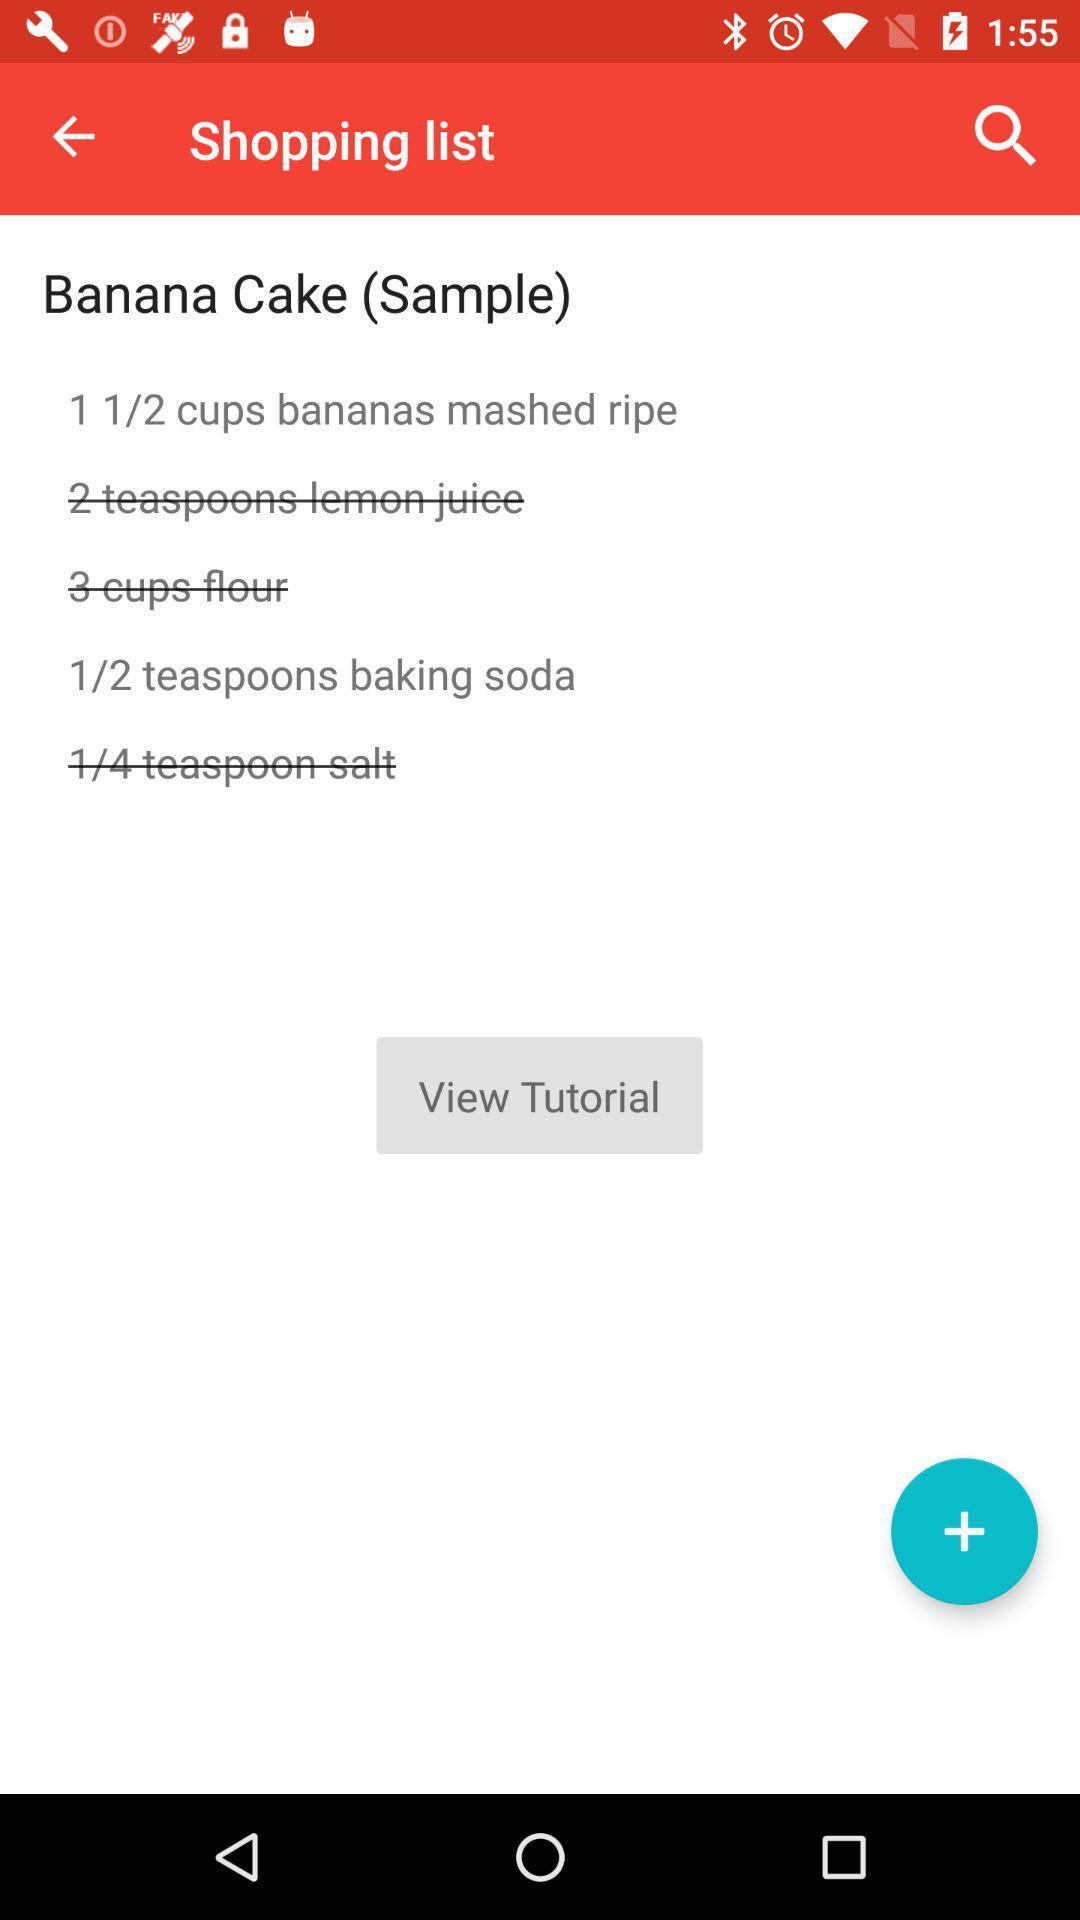 This screenshot has height=1920, width=1080. What do you see at coordinates (540, 584) in the screenshot?
I see `item above 1 2 teaspoons` at bounding box center [540, 584].